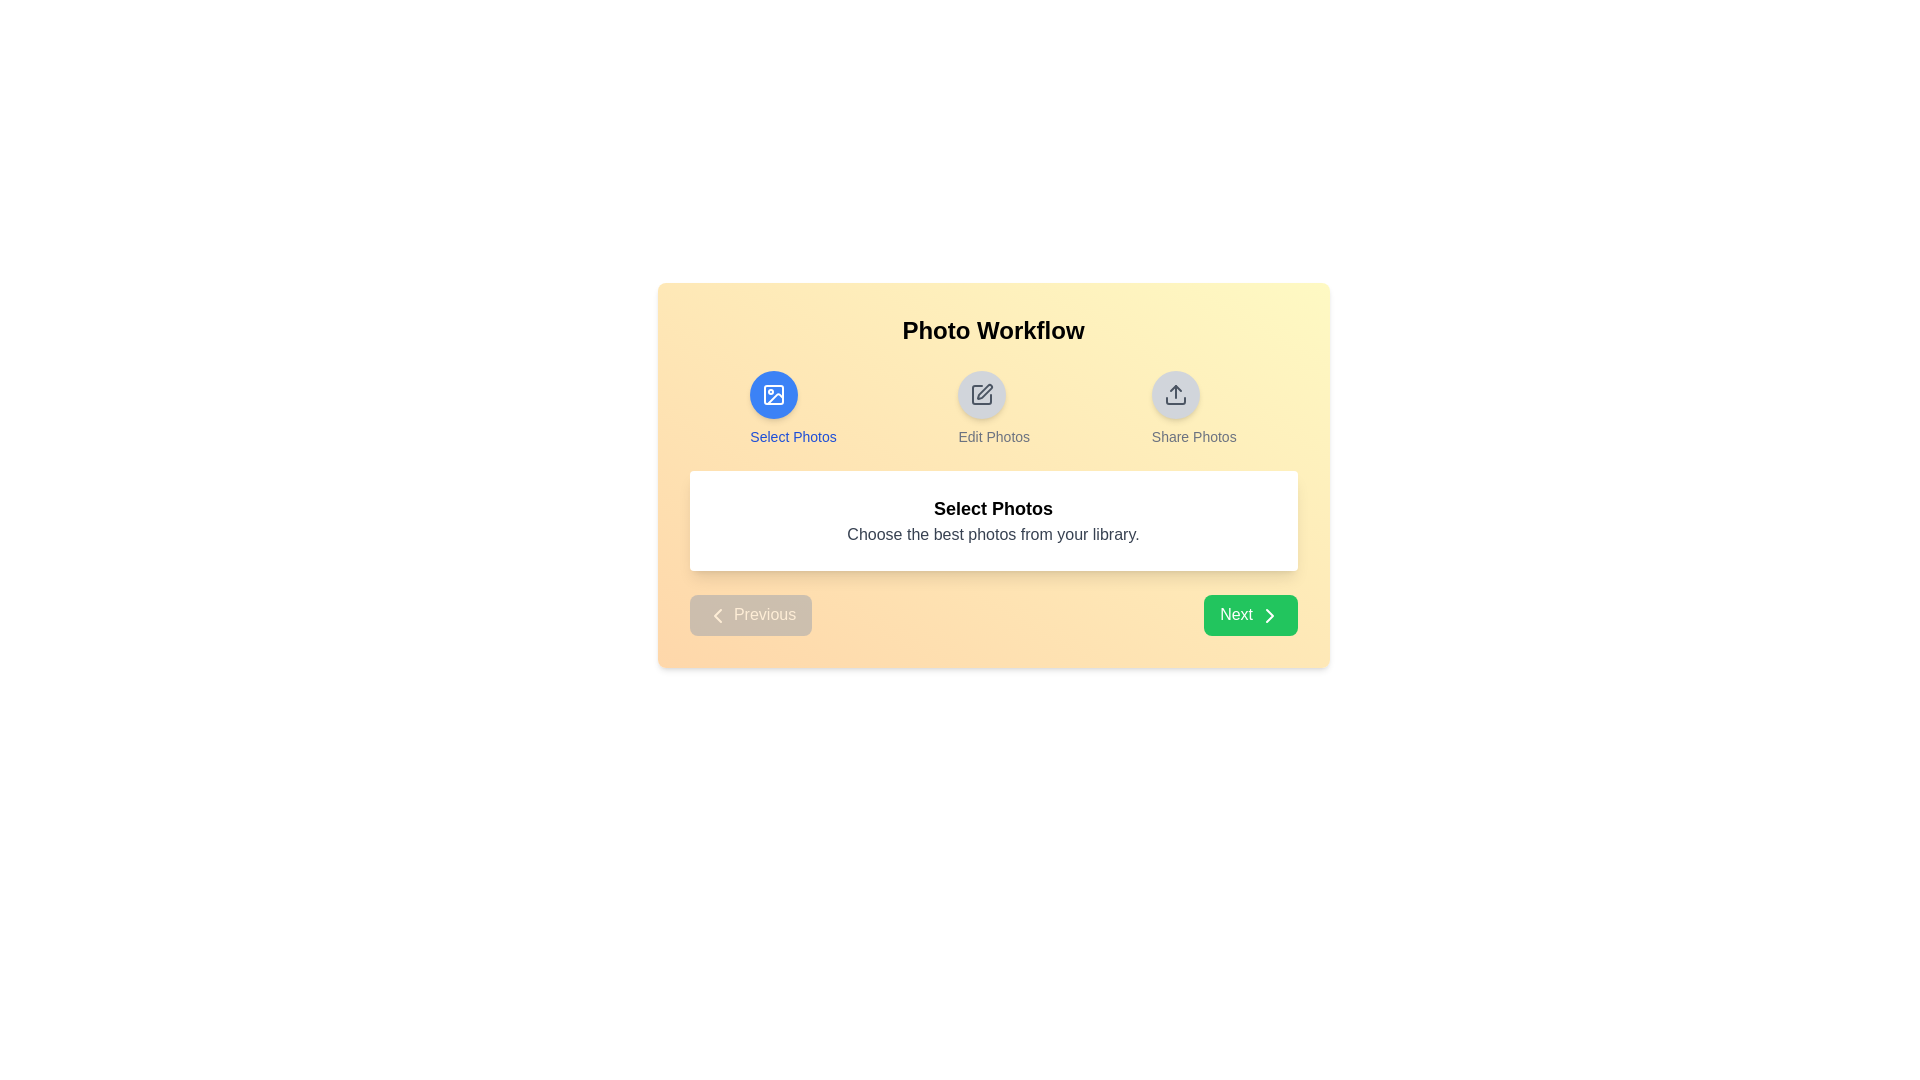 Image resolution: width=1920 pixels, height=1080 pixels. Describe the element at coordinates (1249, 614) in the screenshot. I see `the 'Next' button to navigate to the next step` at that location.